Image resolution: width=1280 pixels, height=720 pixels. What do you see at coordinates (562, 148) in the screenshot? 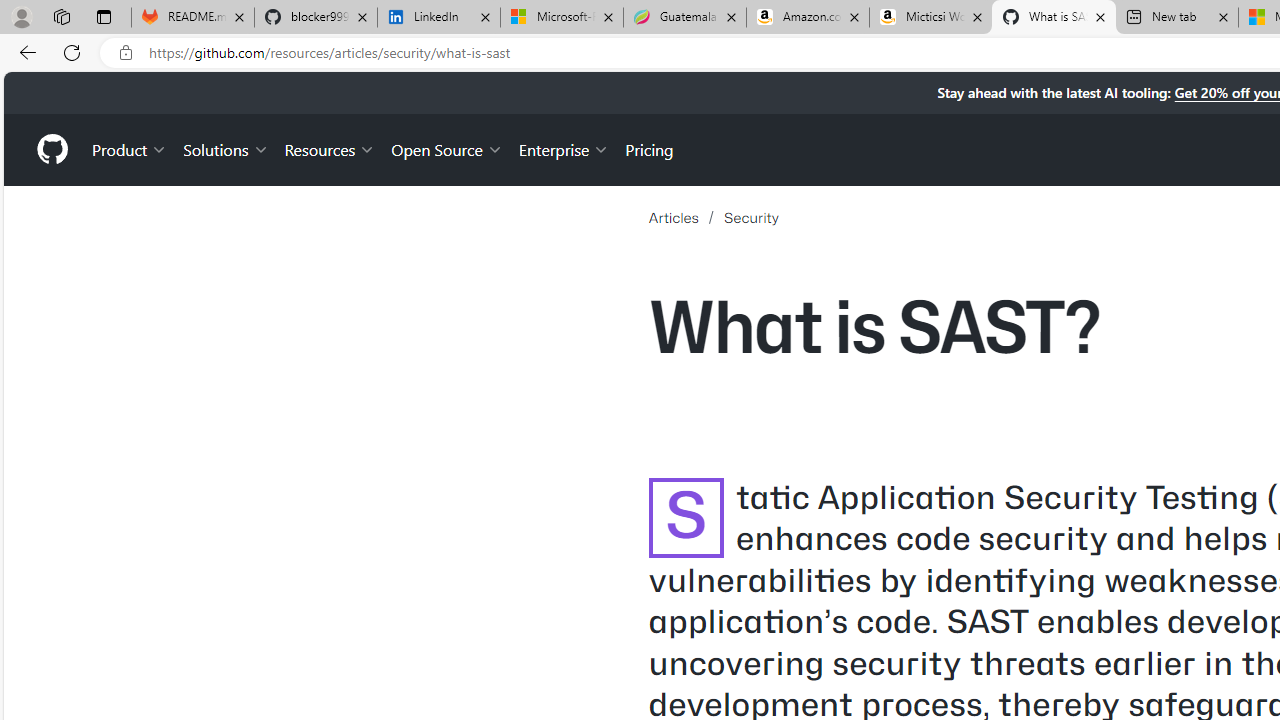
I see `'Enterprise'` at bounding box center [562, 148].